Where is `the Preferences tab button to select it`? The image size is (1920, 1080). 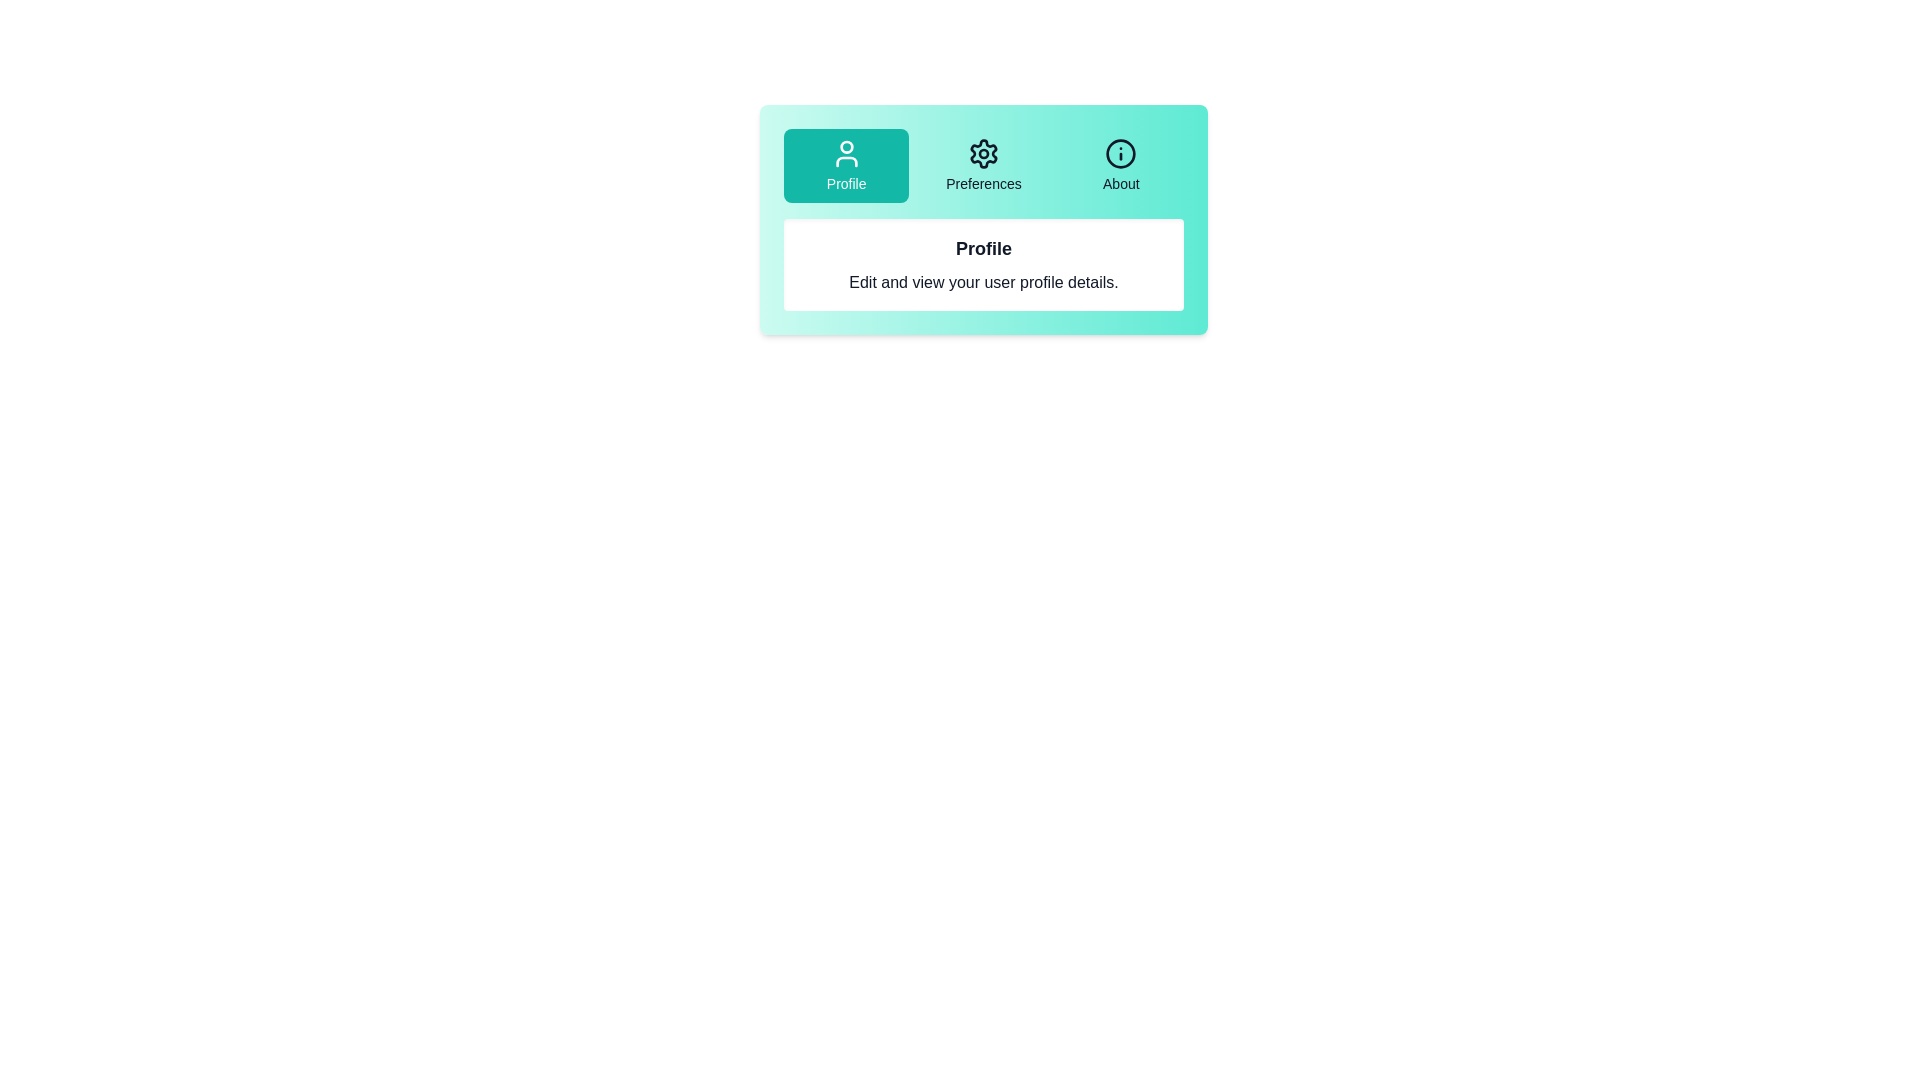
the Preferences tab button to select it is located at coordinates (983, 164).